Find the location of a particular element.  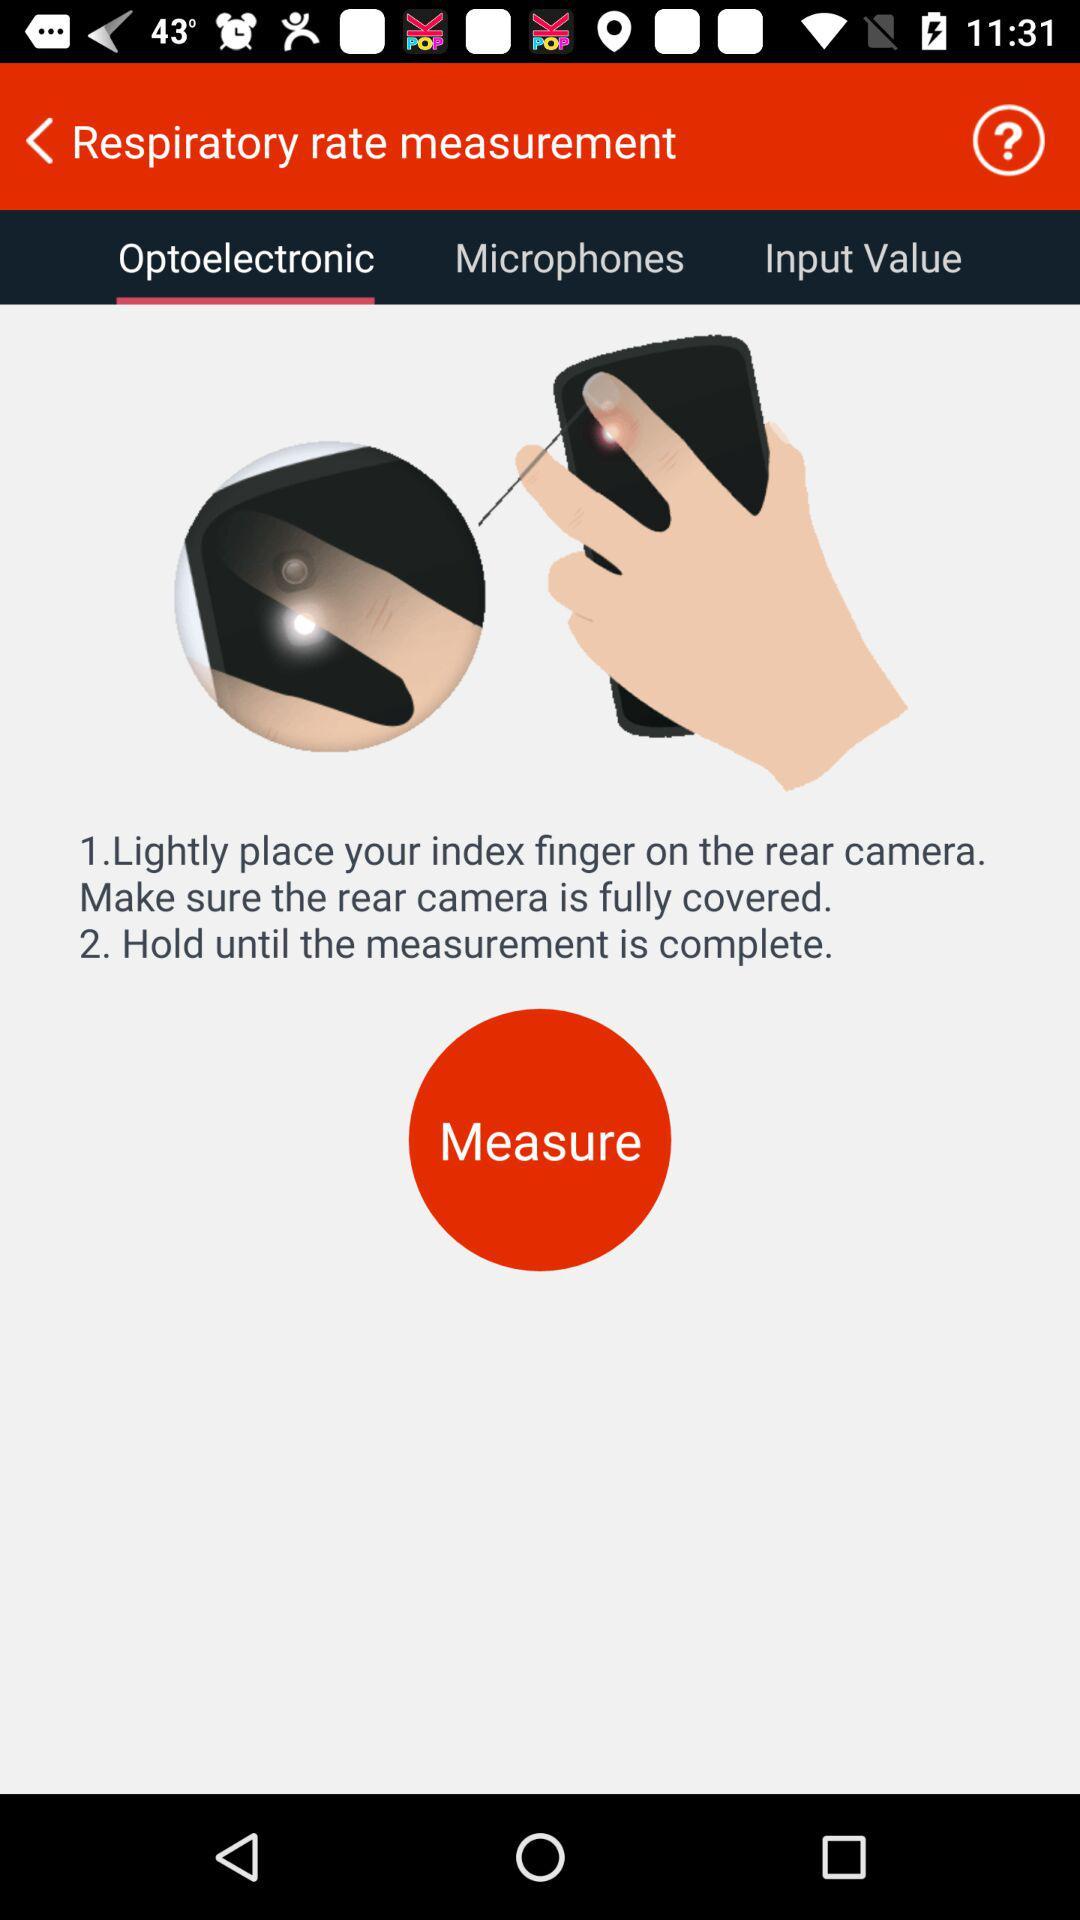

help to proceed is located at coordinates (1008, 139).